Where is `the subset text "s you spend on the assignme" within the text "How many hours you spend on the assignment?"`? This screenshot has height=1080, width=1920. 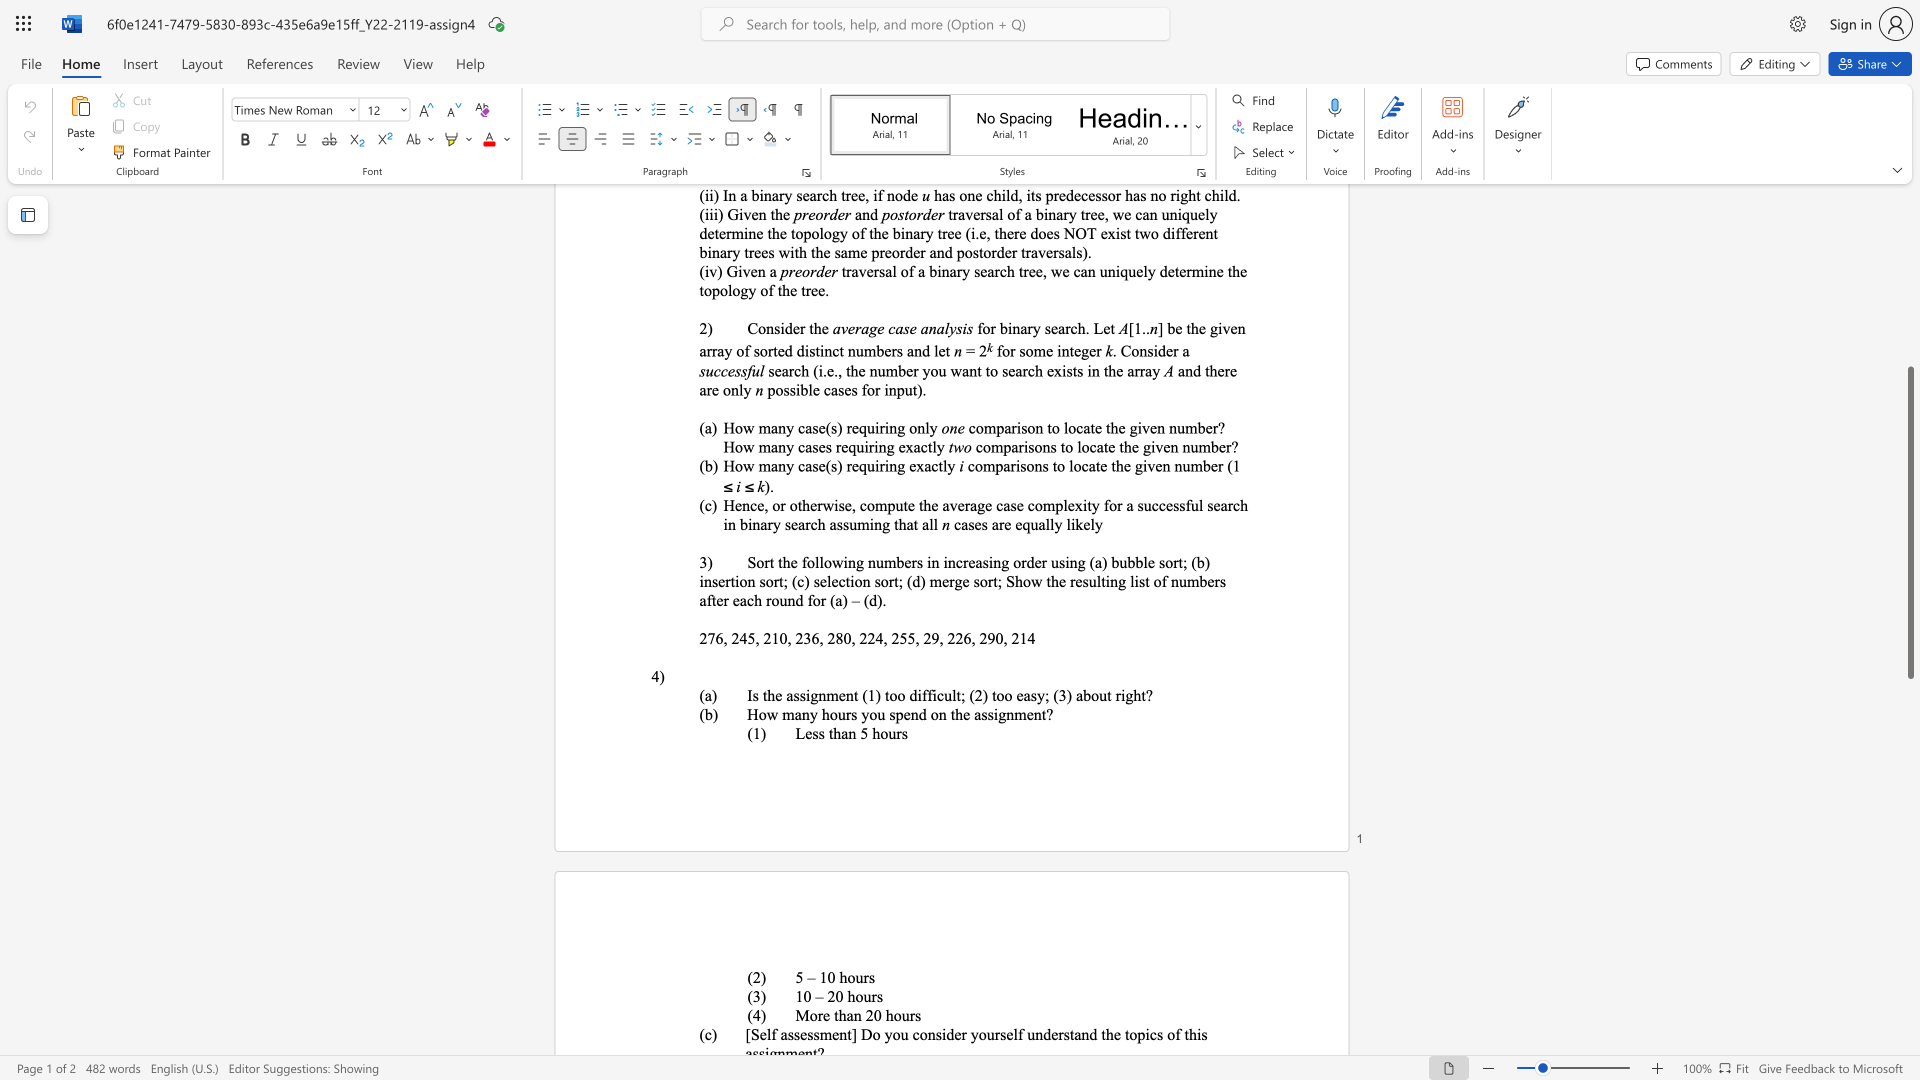 the subset text "s you spend on the assignme" within the text "How many hours you spend on the assignment?" is located at coordinates (851, 713).